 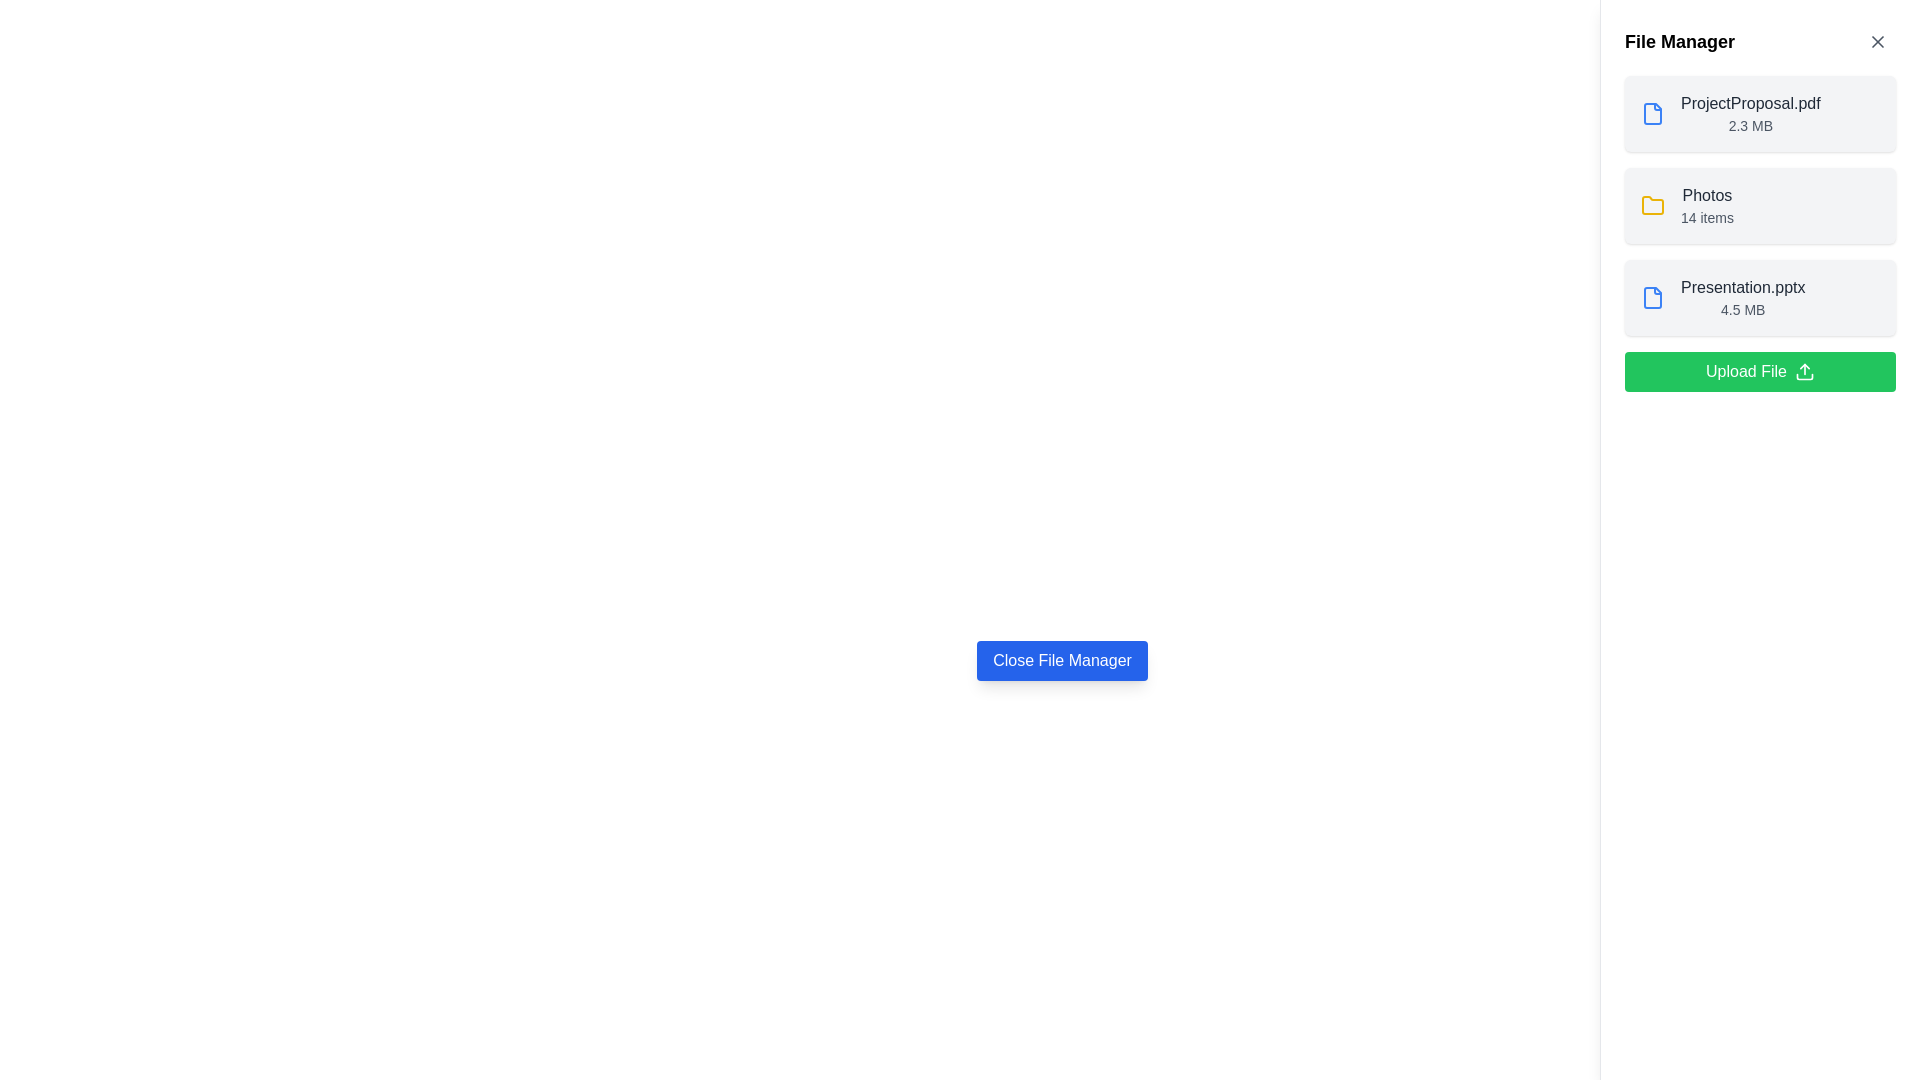 I want to click on the small blue file icon located to the left of 'Presentation.pptx' in the file manager list panel, so click(x=1652, y=297).